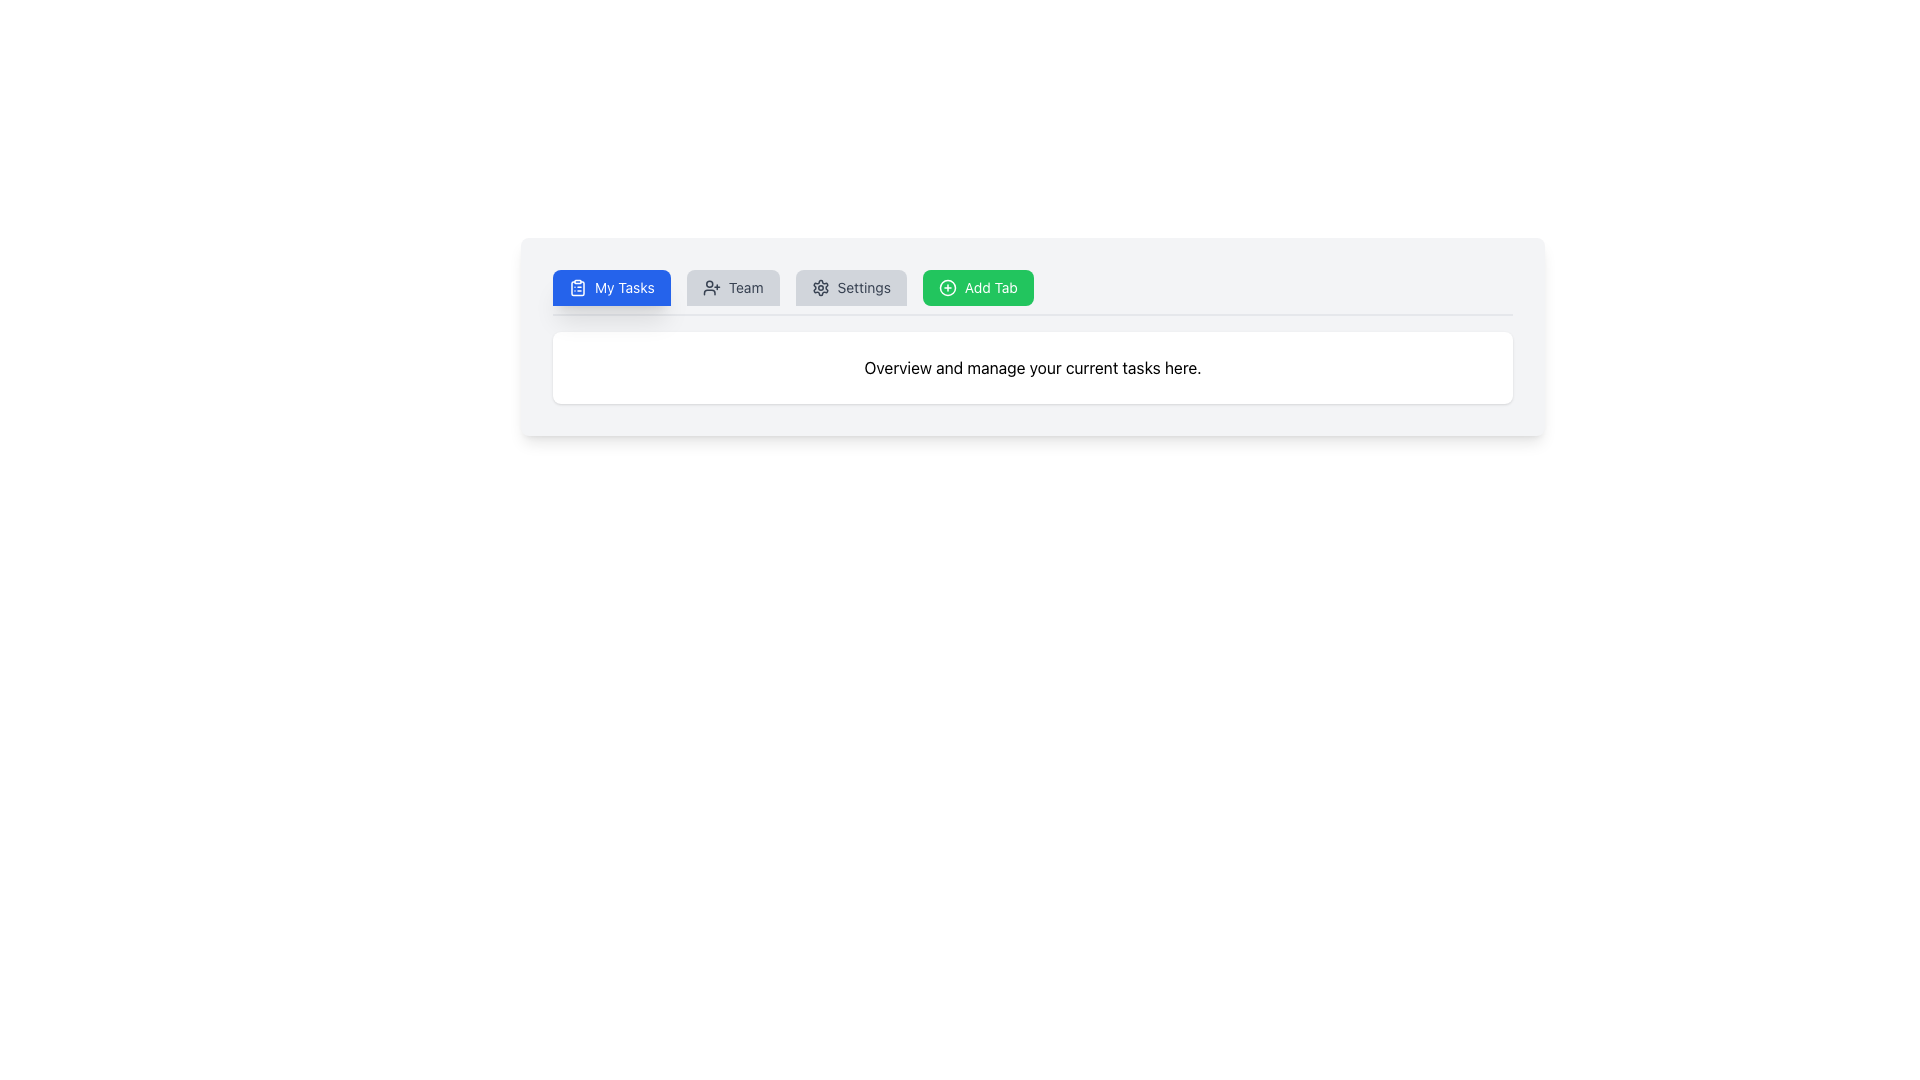 Image resolution: width=1920 pixels, height=1080 pixels. I want to click on the 'Settings' button located in the top bar, positioned third among its siblings, so click(851, 288).